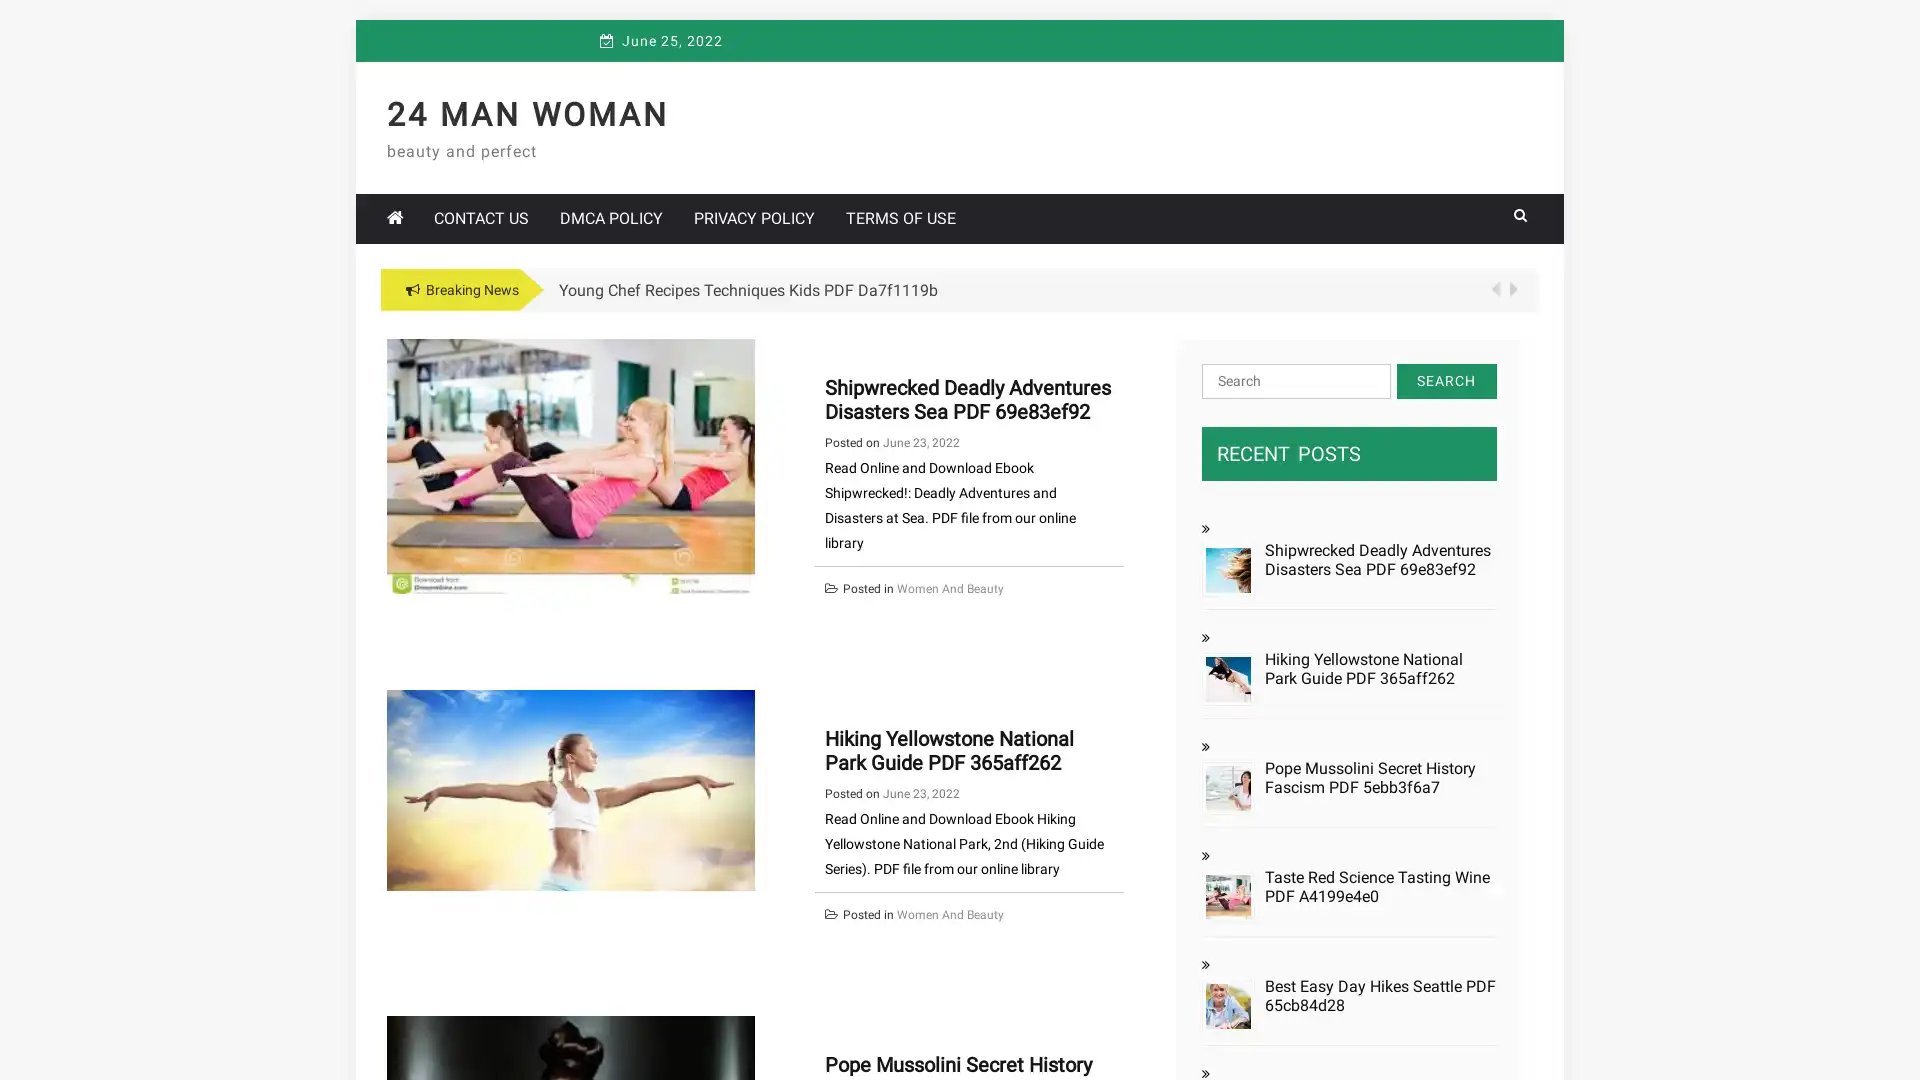 The width and height of the screenshot is (1920, 1080). I want to click on Search, so click(1445, 380).